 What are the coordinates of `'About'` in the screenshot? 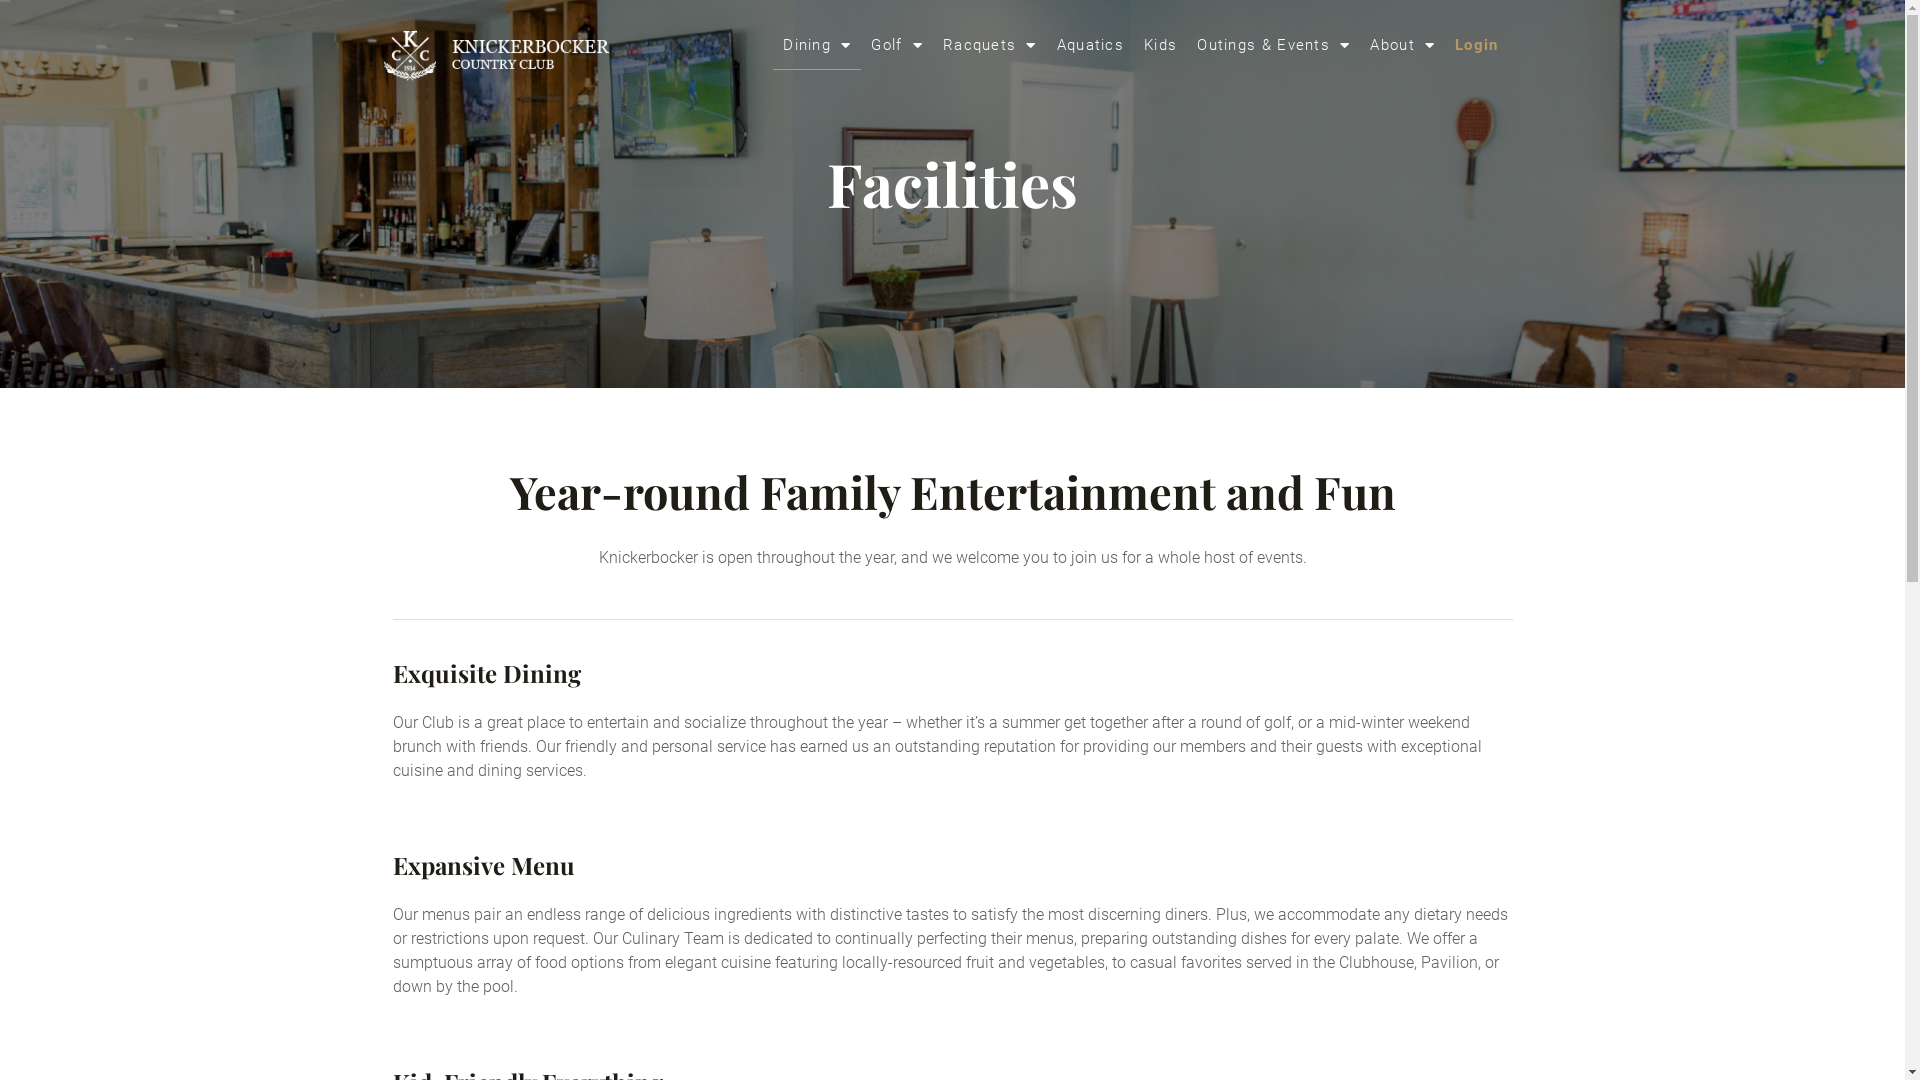 It's located at (1359, 45).